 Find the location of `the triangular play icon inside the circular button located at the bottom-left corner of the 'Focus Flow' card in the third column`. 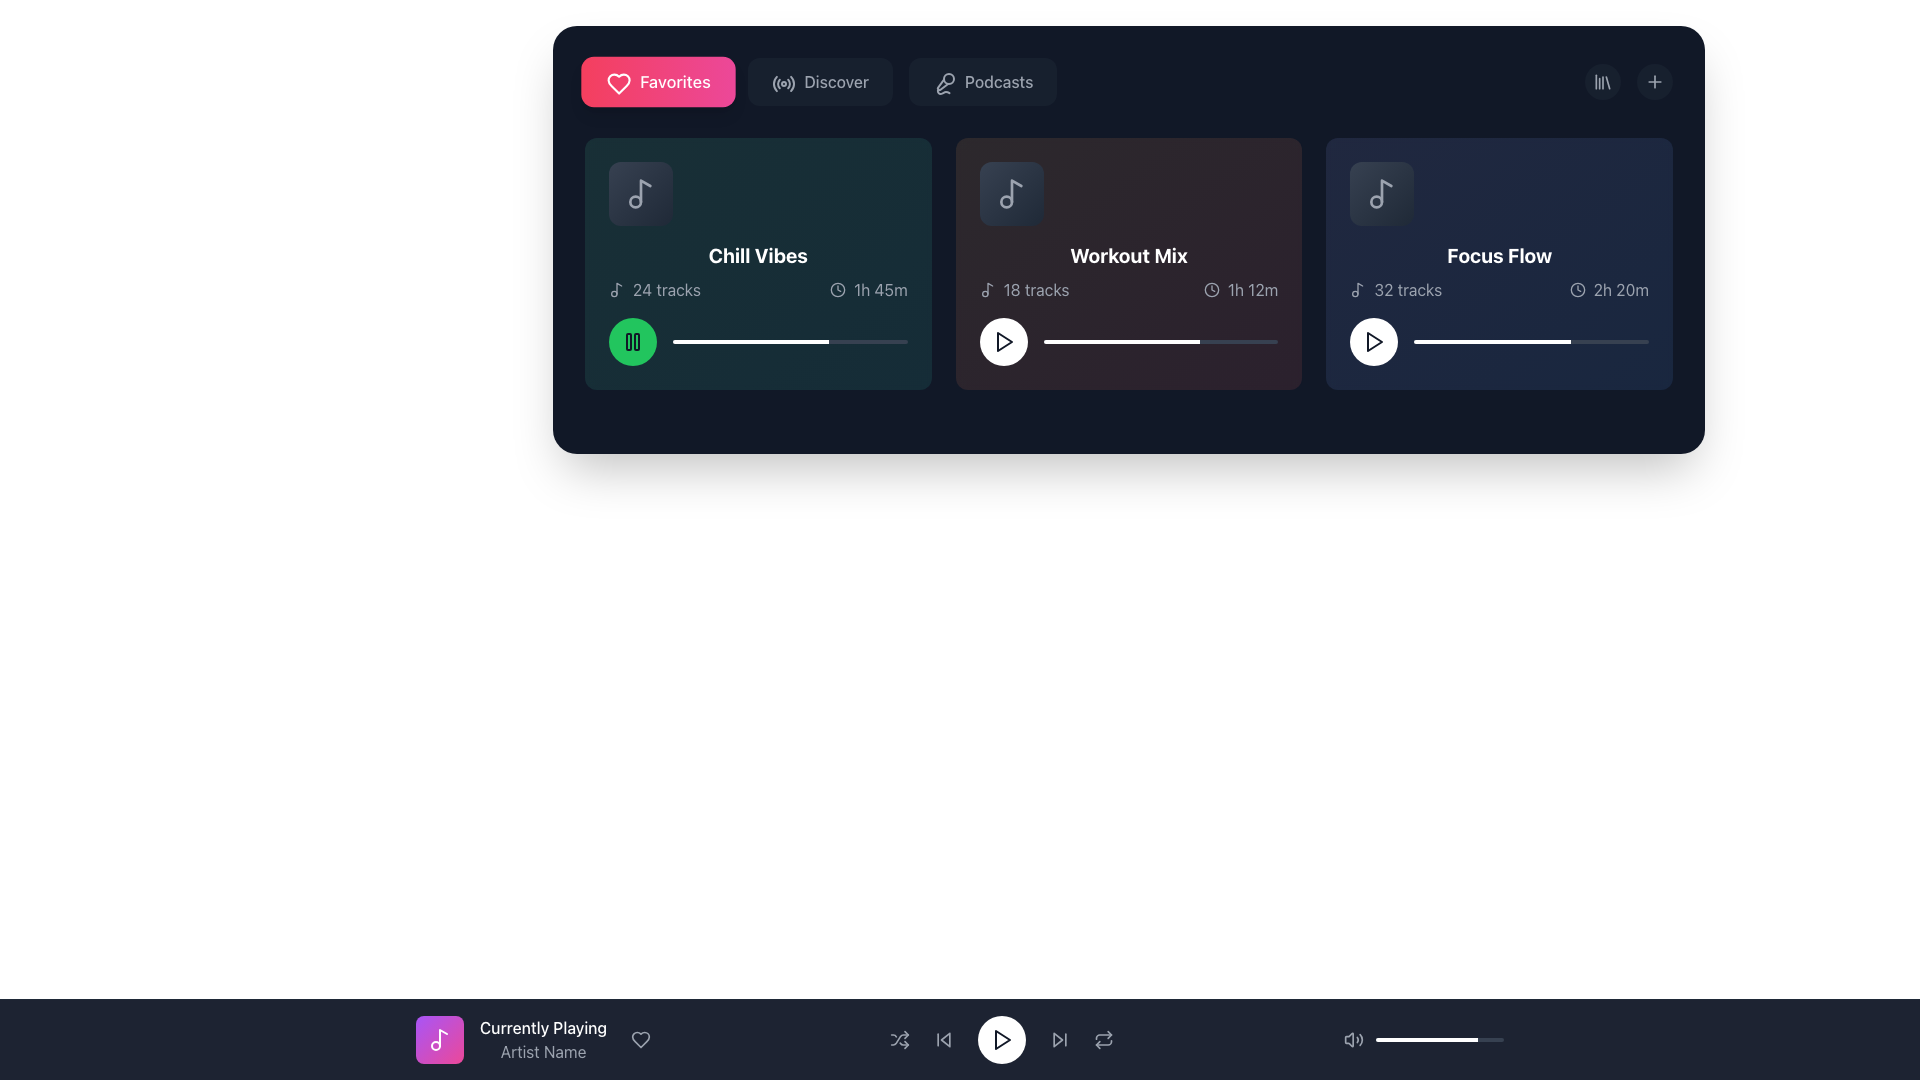

the triangular play icon inside the circular button located at the bottom-left corner of the 'Focus Flow' card in the third column is located at coordinates (1373, 341).